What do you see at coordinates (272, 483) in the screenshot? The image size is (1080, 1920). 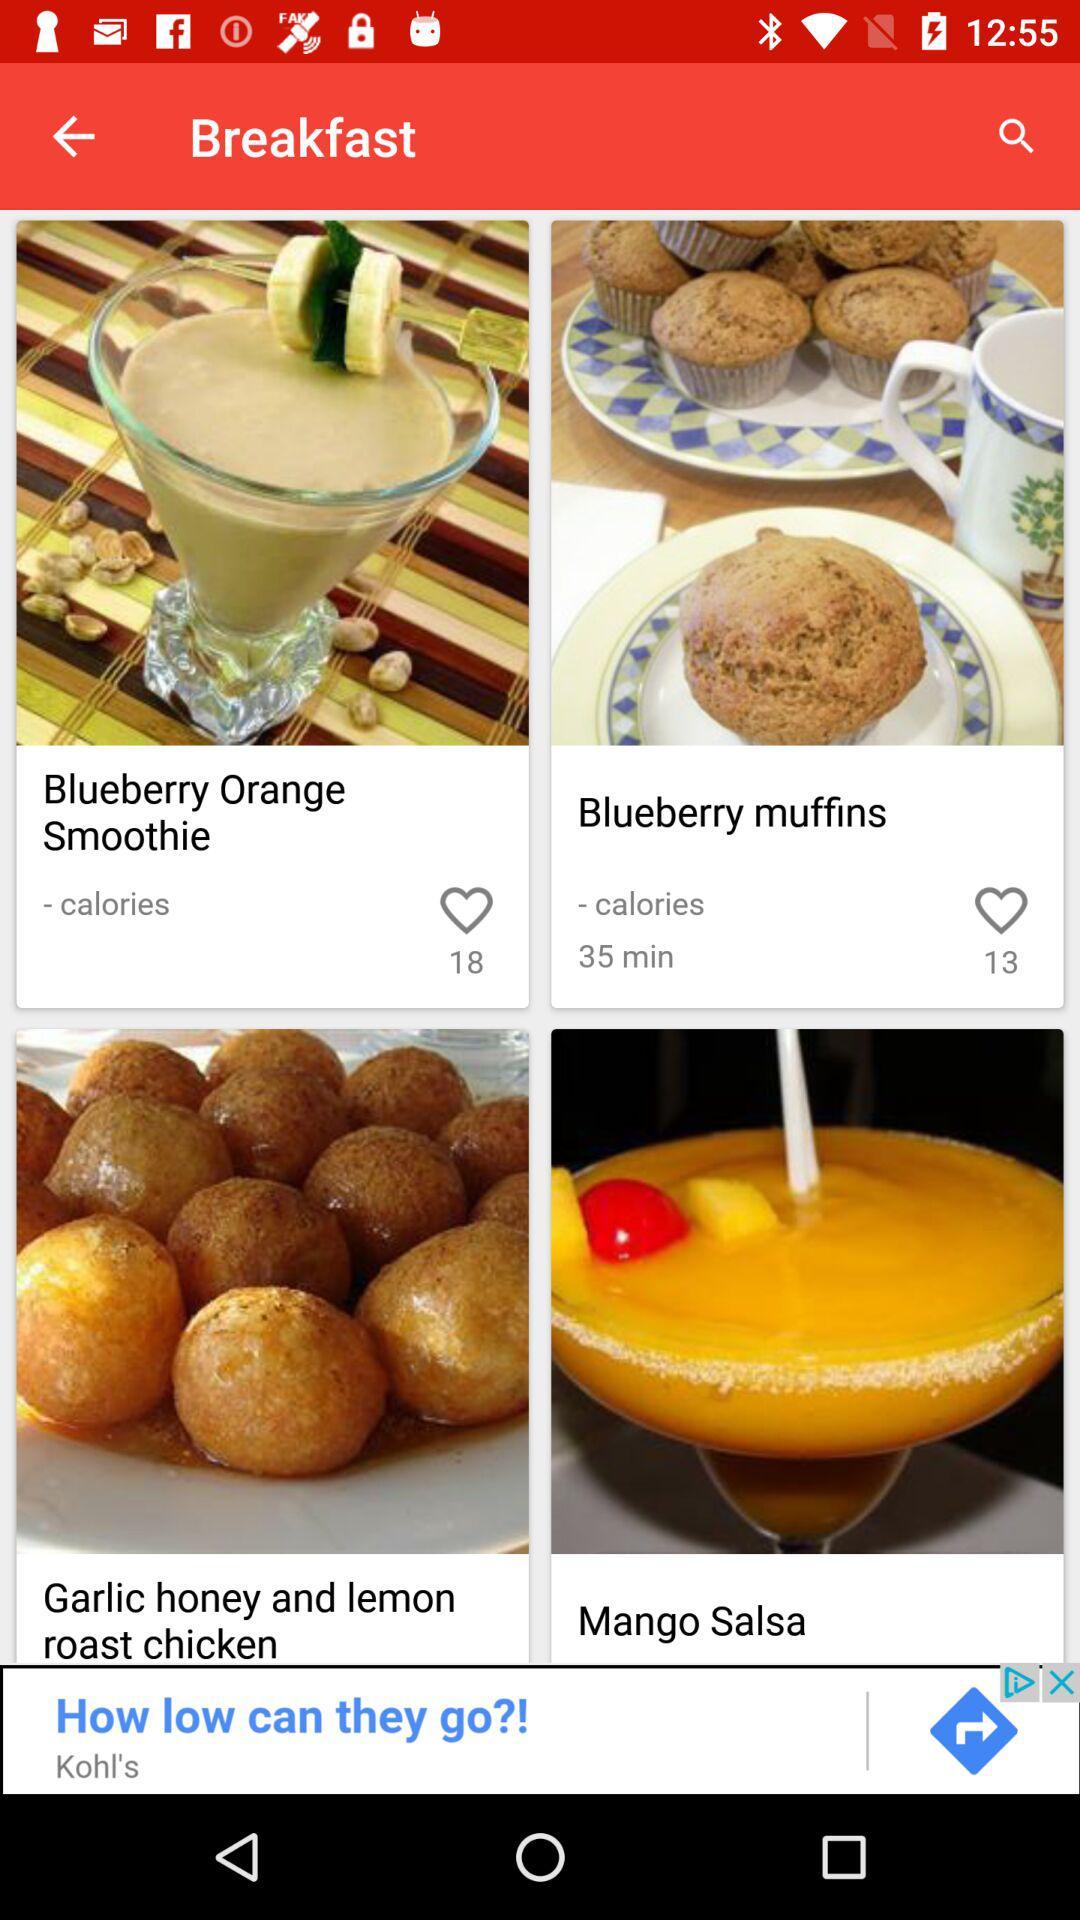 I see `open new page` at bounding box center [272, 483].